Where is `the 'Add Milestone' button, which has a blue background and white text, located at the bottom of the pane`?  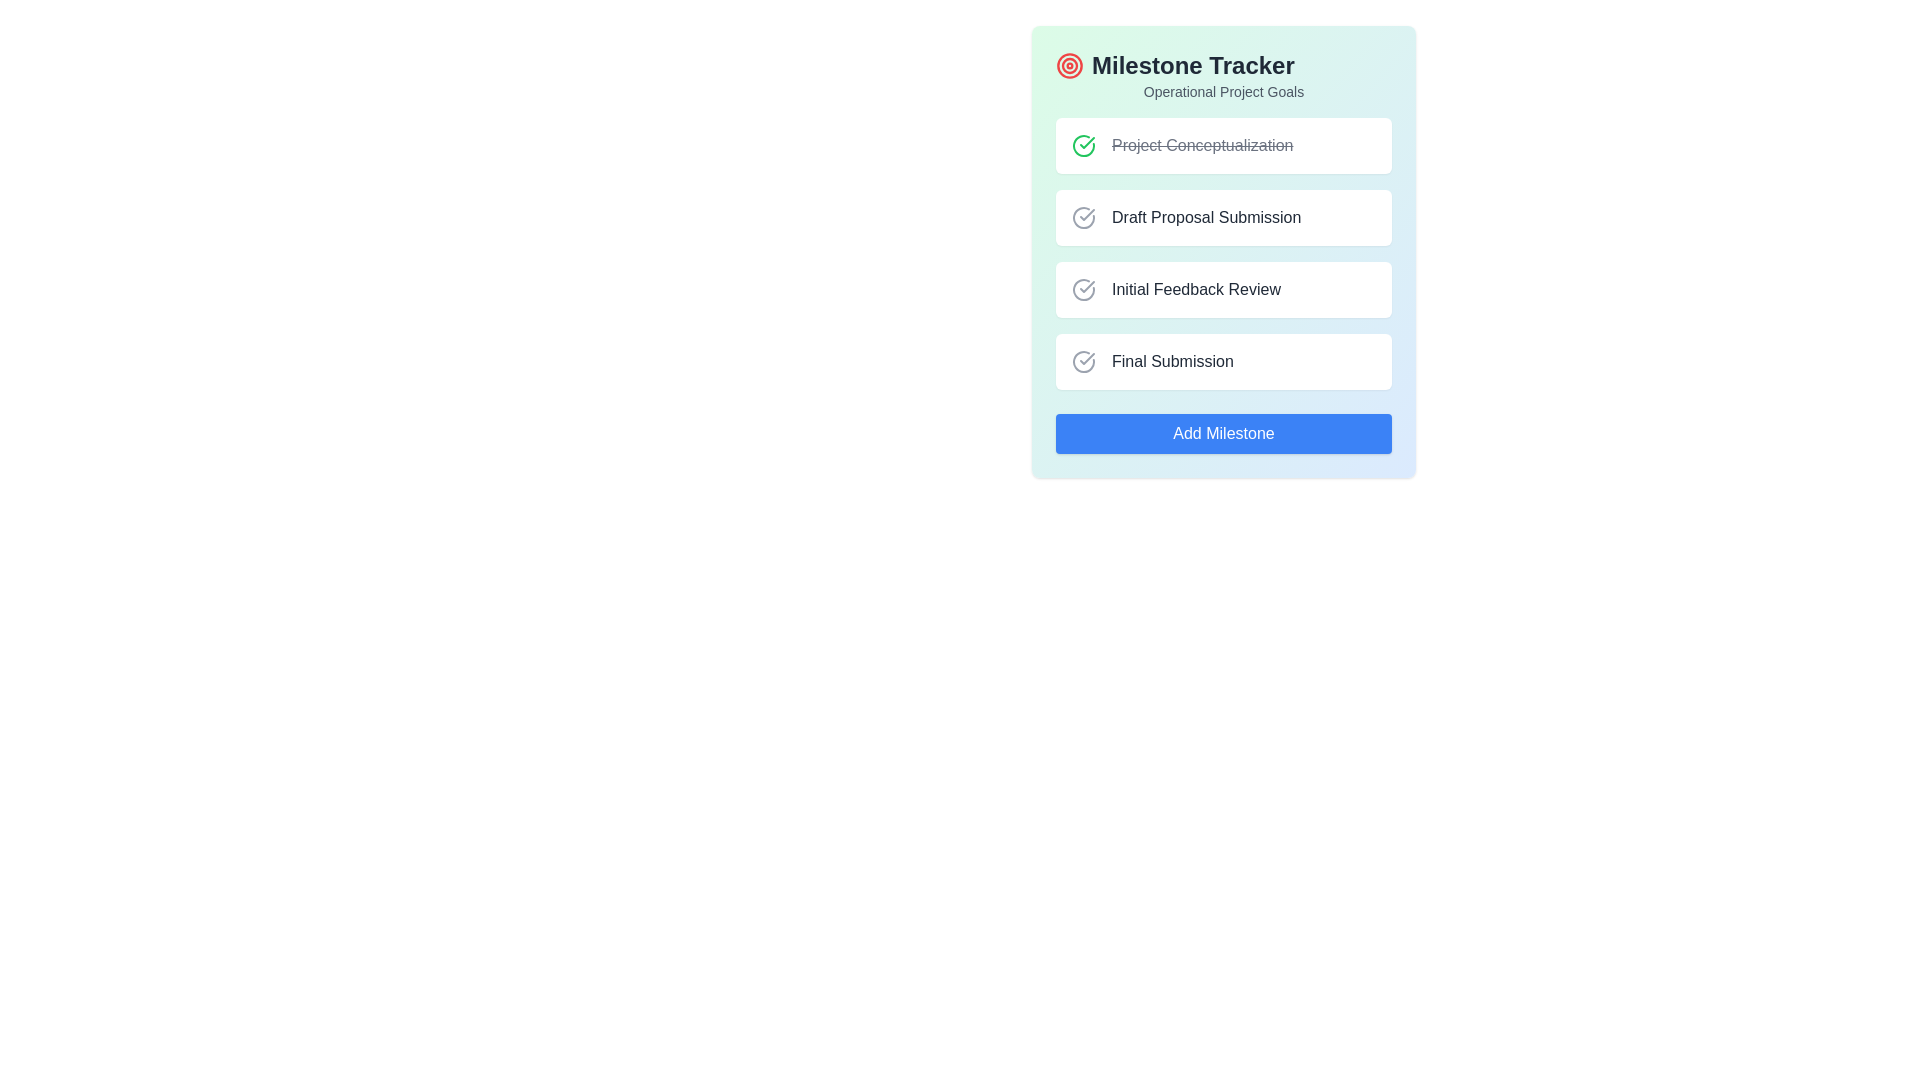
the 'Add Milestone' button, which has a blue background and white text, located at the bottom of the pane is located at coordinates (1223, 433).